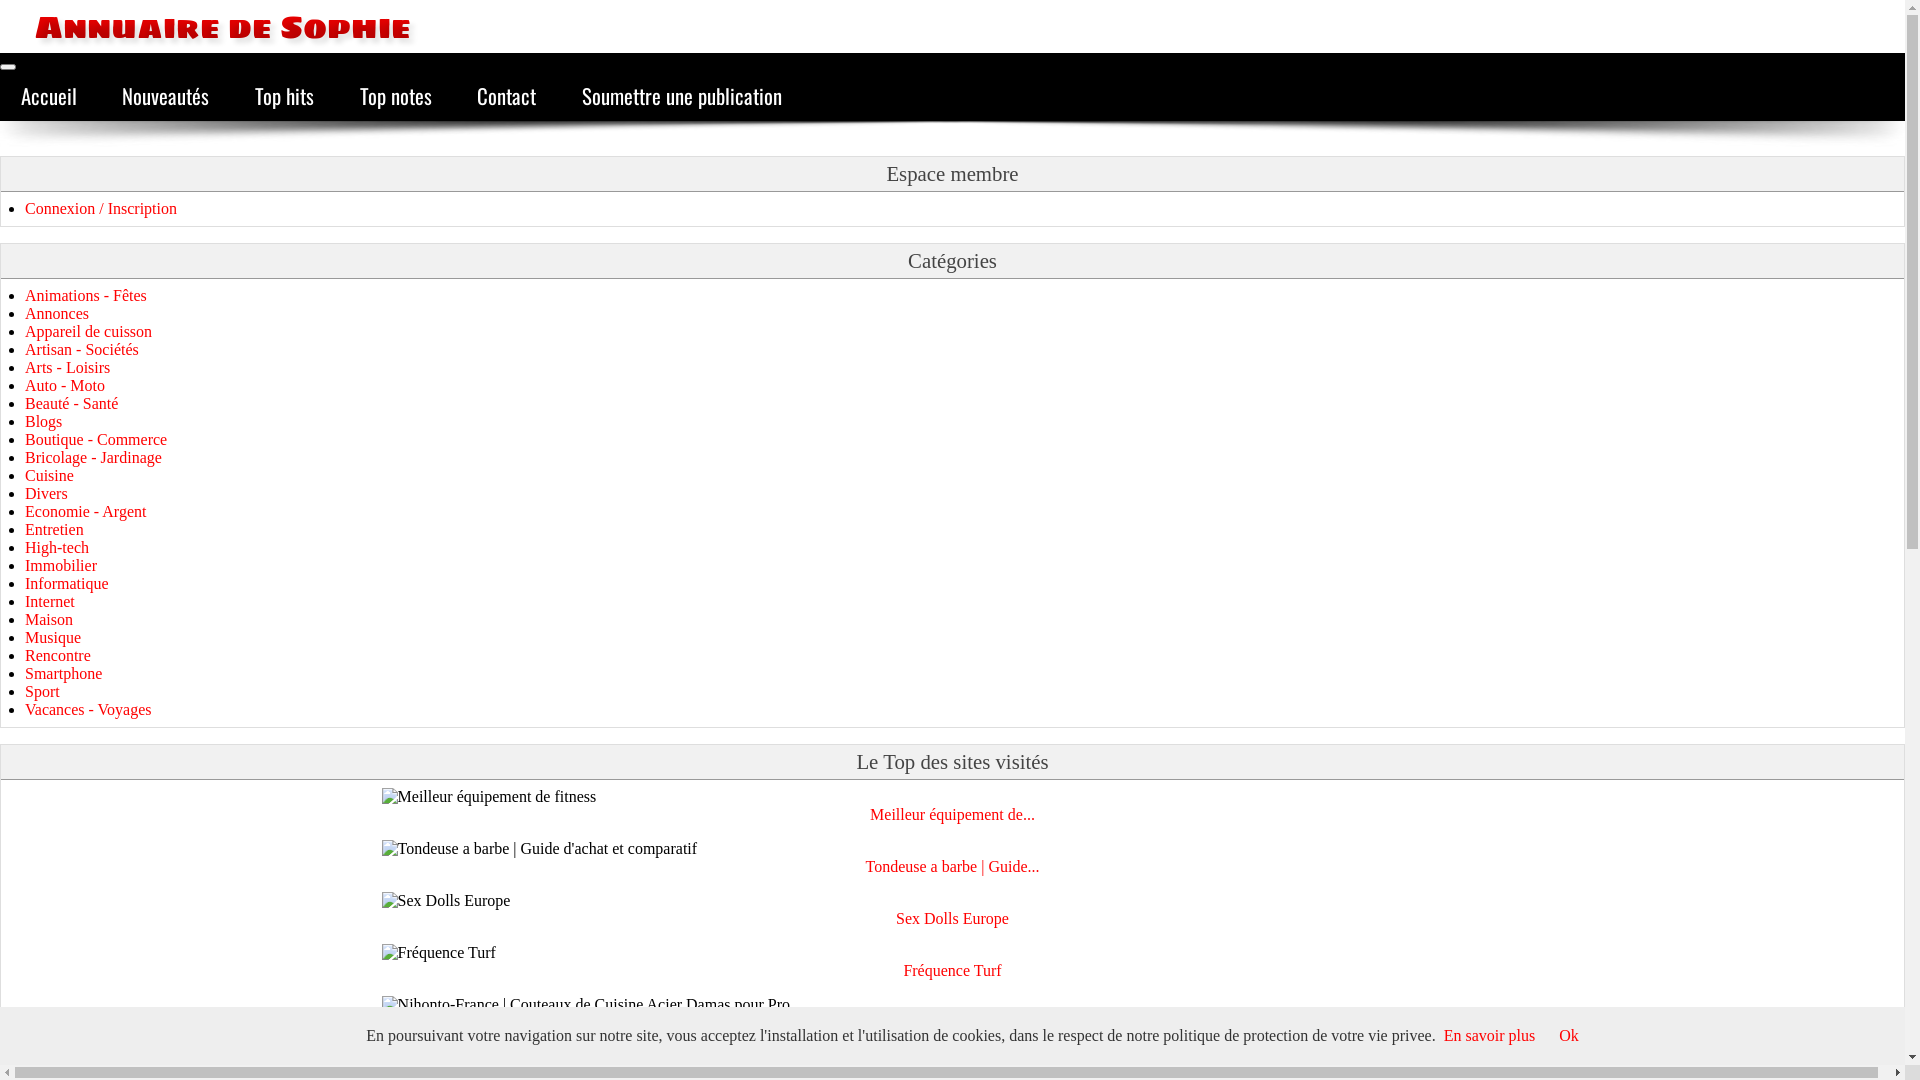  Describe the element at coordinates (24, 438) in the screenshot. I see `'Boutique - Commerce'` at that location.